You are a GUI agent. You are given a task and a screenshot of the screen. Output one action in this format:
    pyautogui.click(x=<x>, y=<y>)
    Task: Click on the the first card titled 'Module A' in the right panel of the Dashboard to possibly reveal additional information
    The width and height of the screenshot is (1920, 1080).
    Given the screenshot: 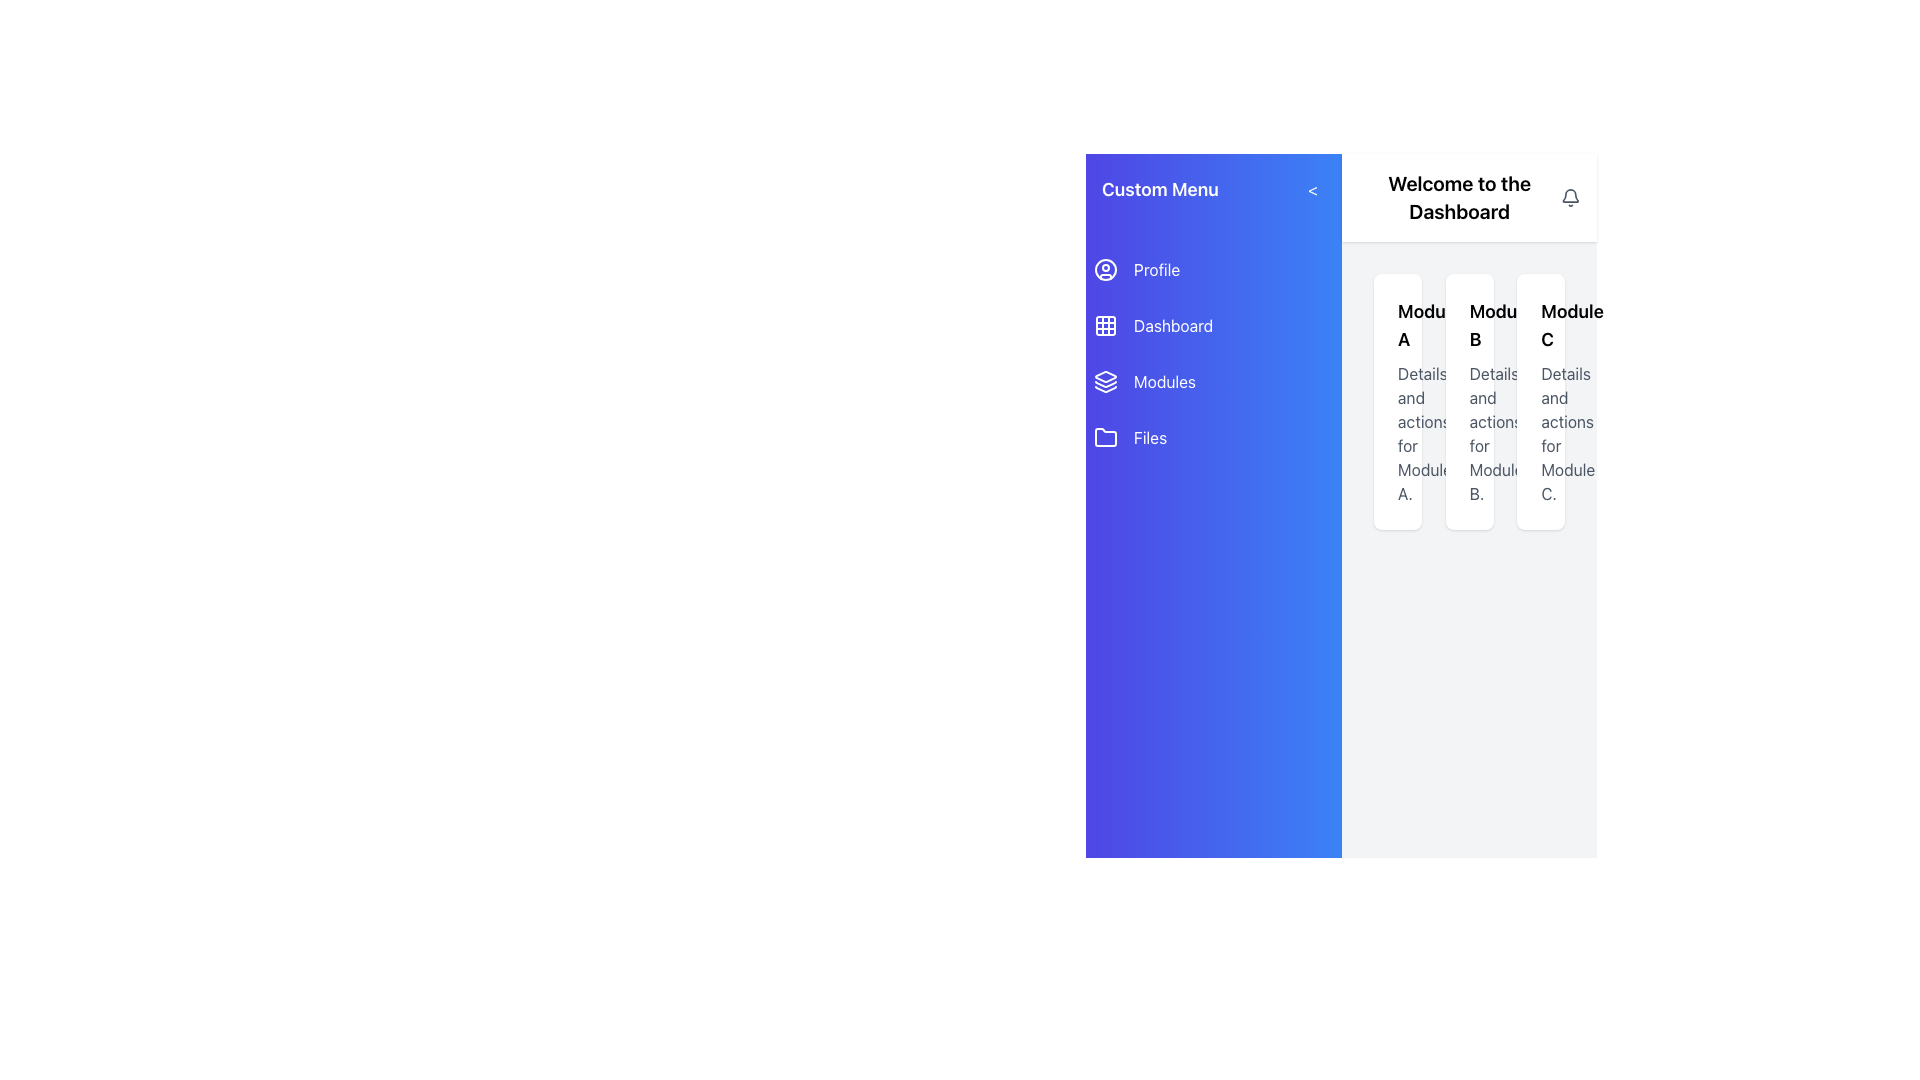 What is the action you would take?
    pyautogui.click(x=1396, y=401)
    